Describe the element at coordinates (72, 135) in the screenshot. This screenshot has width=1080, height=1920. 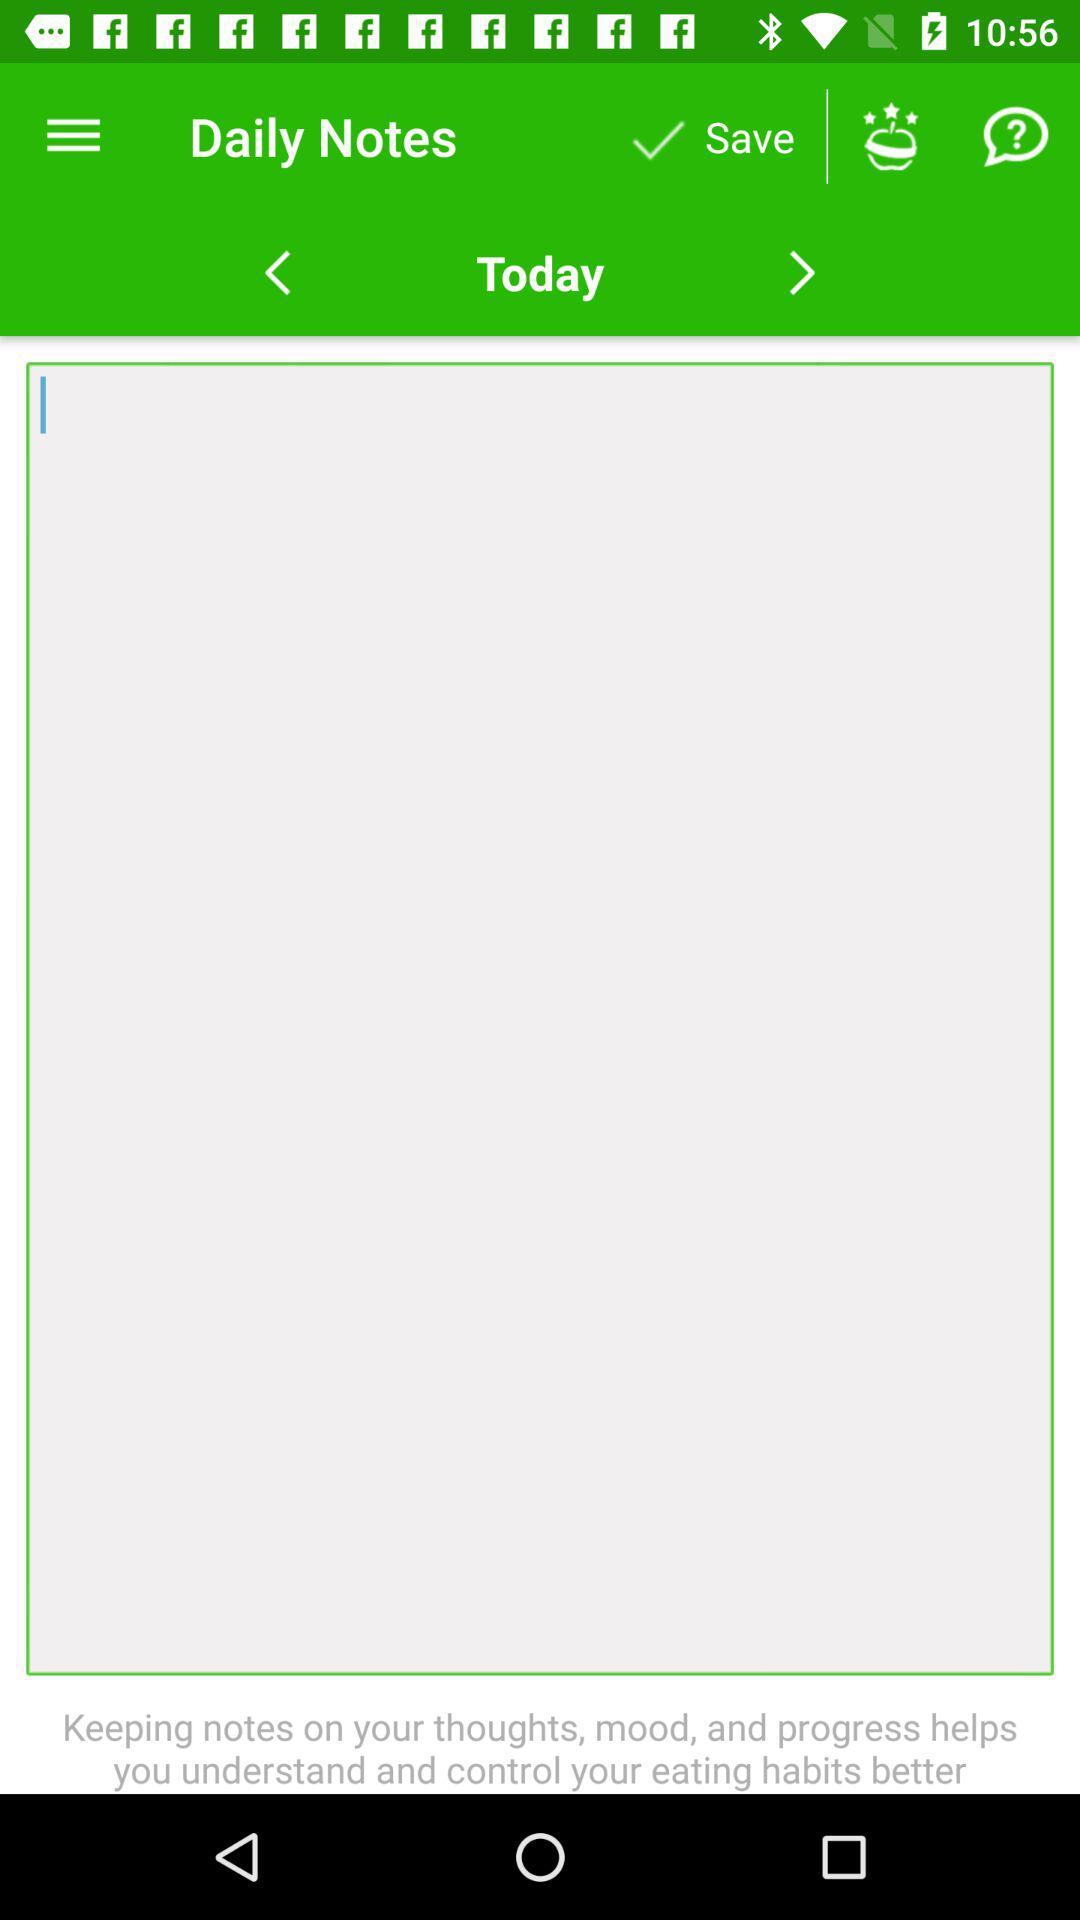
I see `item next to the daily notes item` at that location.